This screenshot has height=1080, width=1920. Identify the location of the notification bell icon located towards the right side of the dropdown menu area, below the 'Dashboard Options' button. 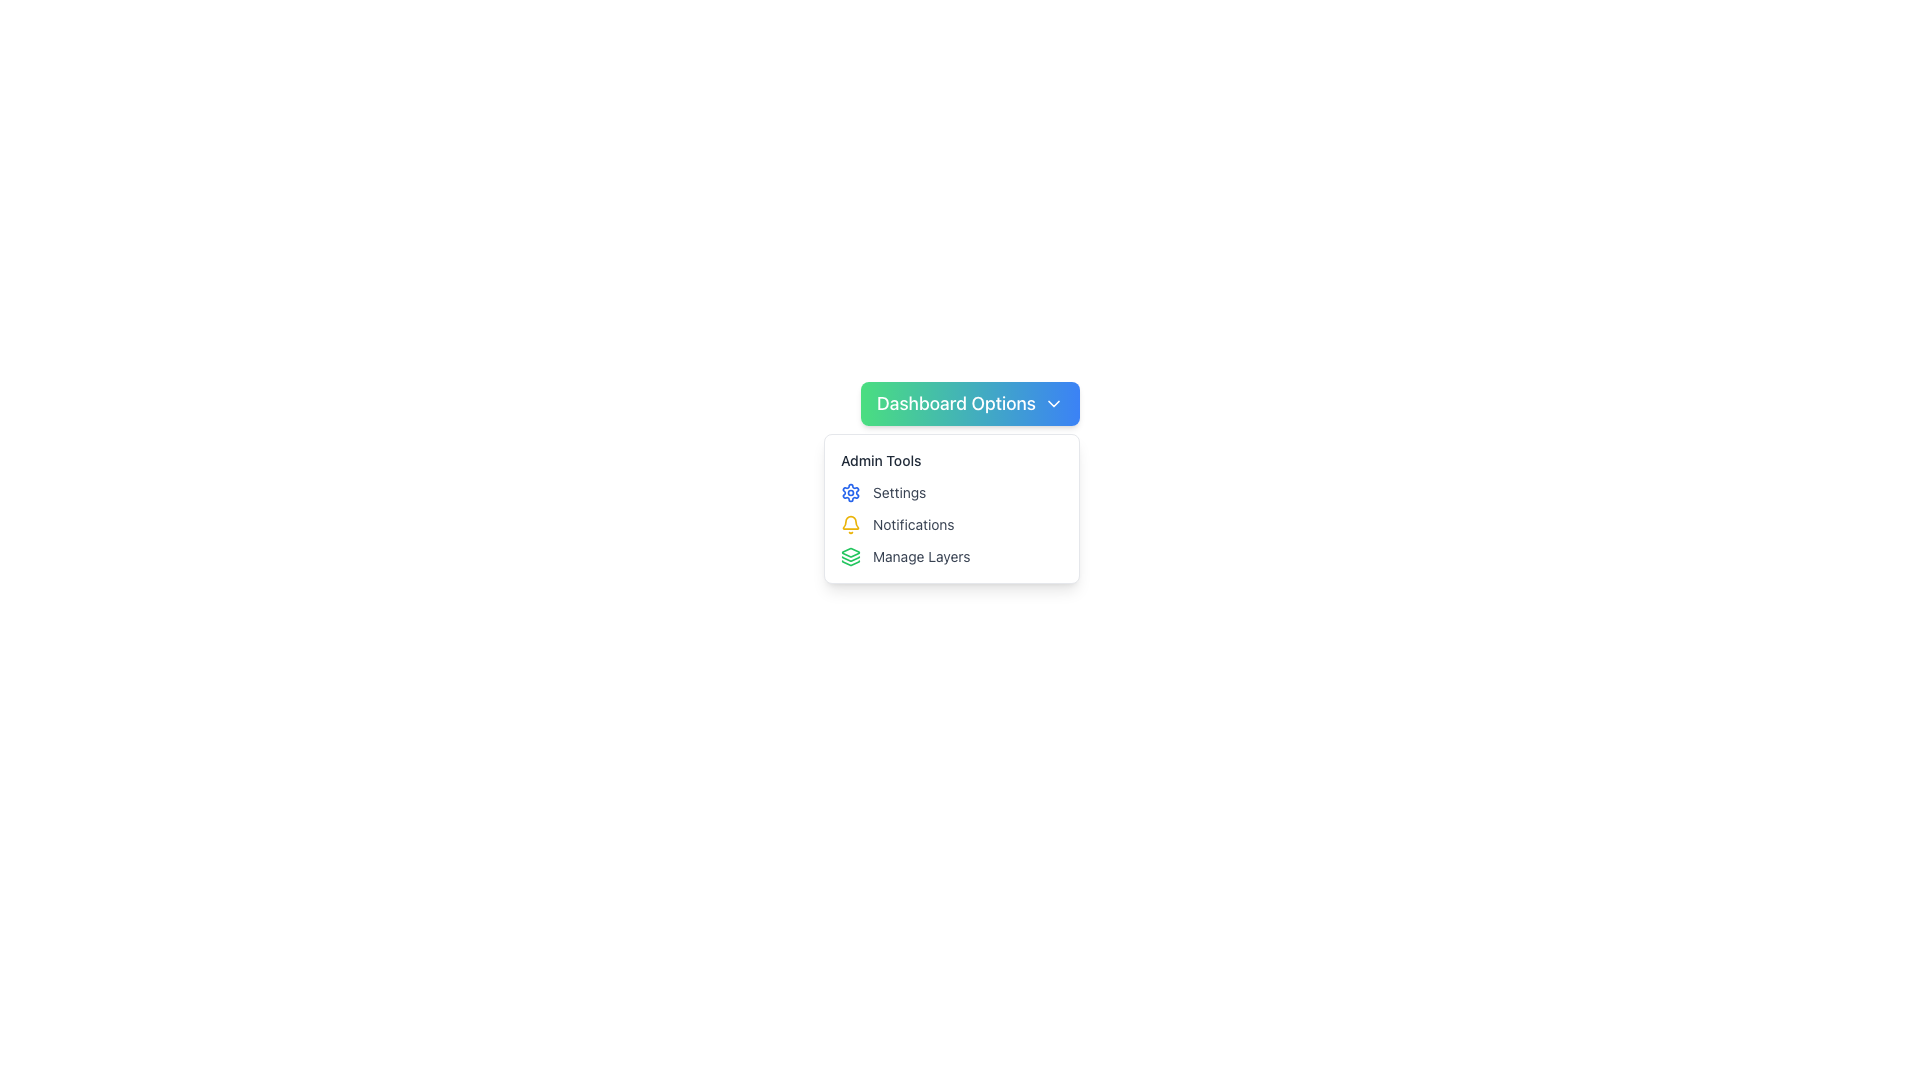
(850, 521).